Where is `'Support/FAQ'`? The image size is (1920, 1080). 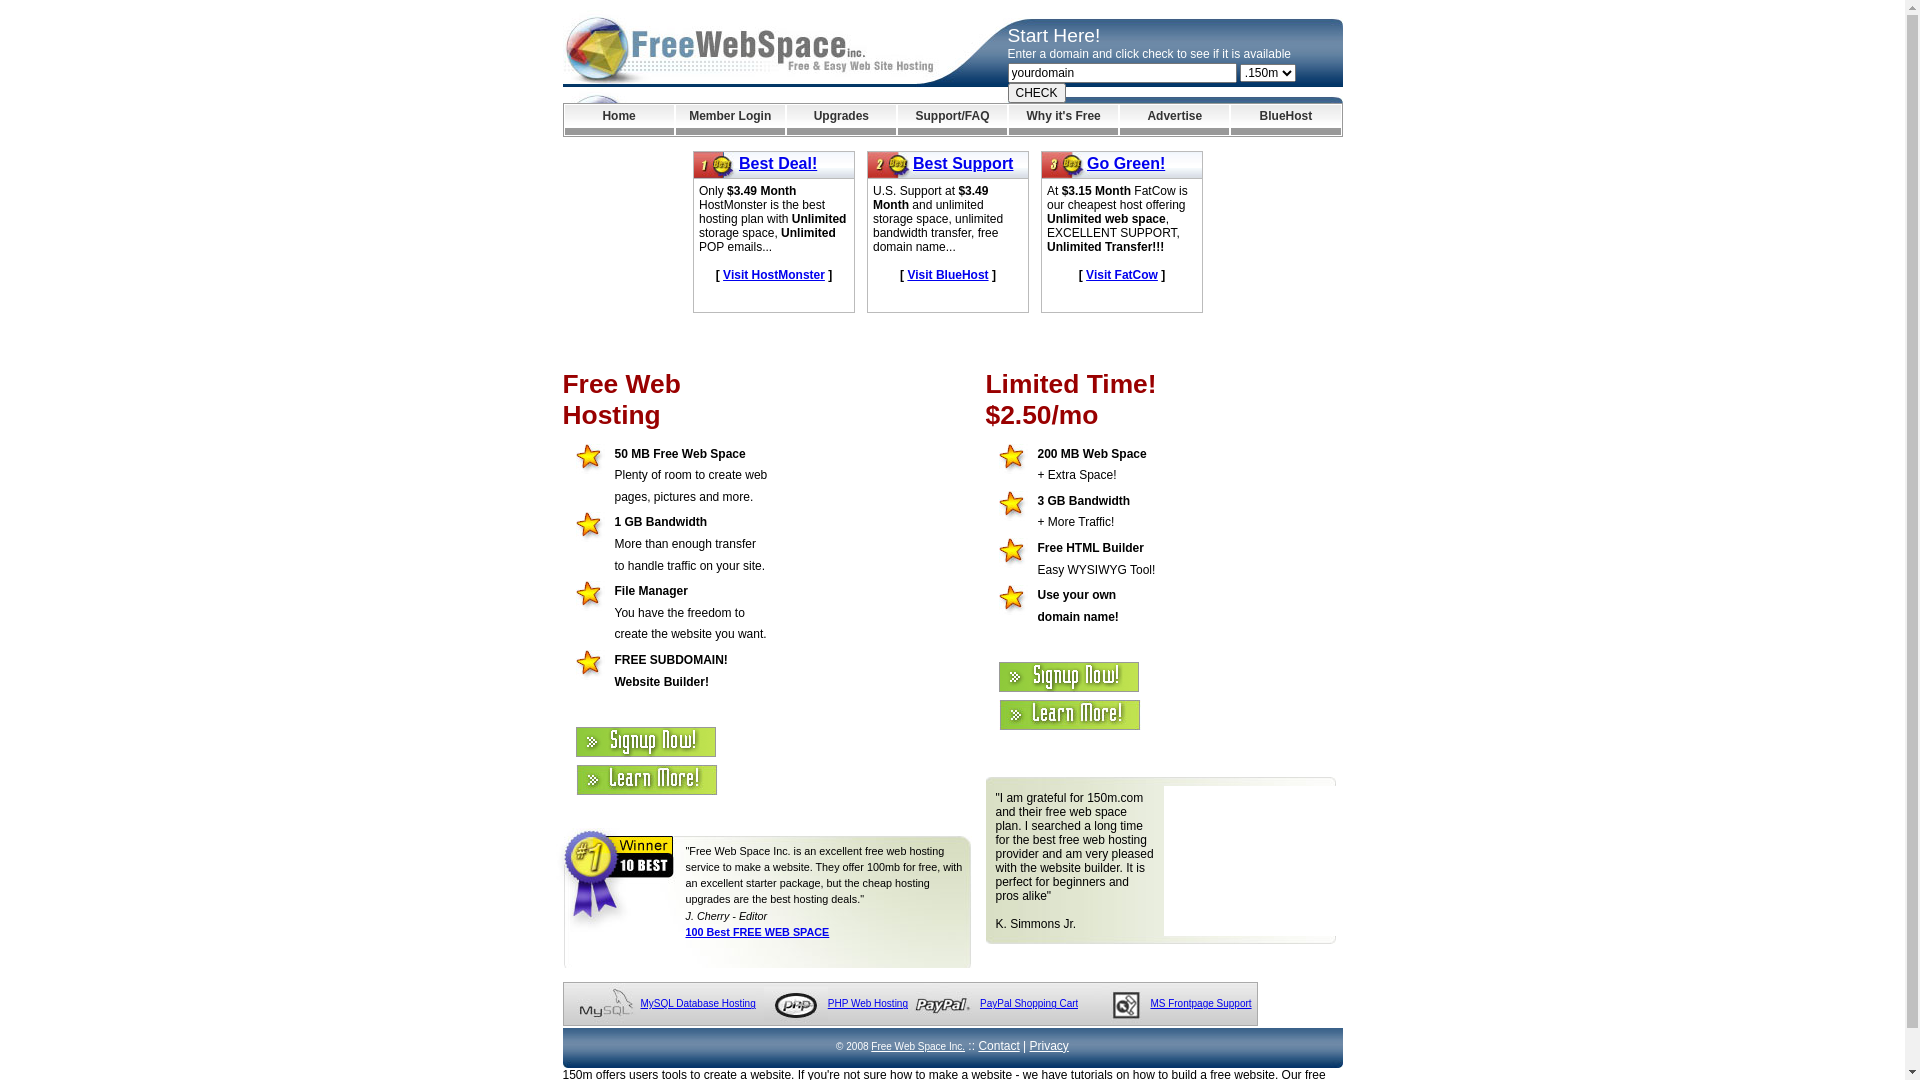 'Support/FAQ' is located at coordinates (951, 119).